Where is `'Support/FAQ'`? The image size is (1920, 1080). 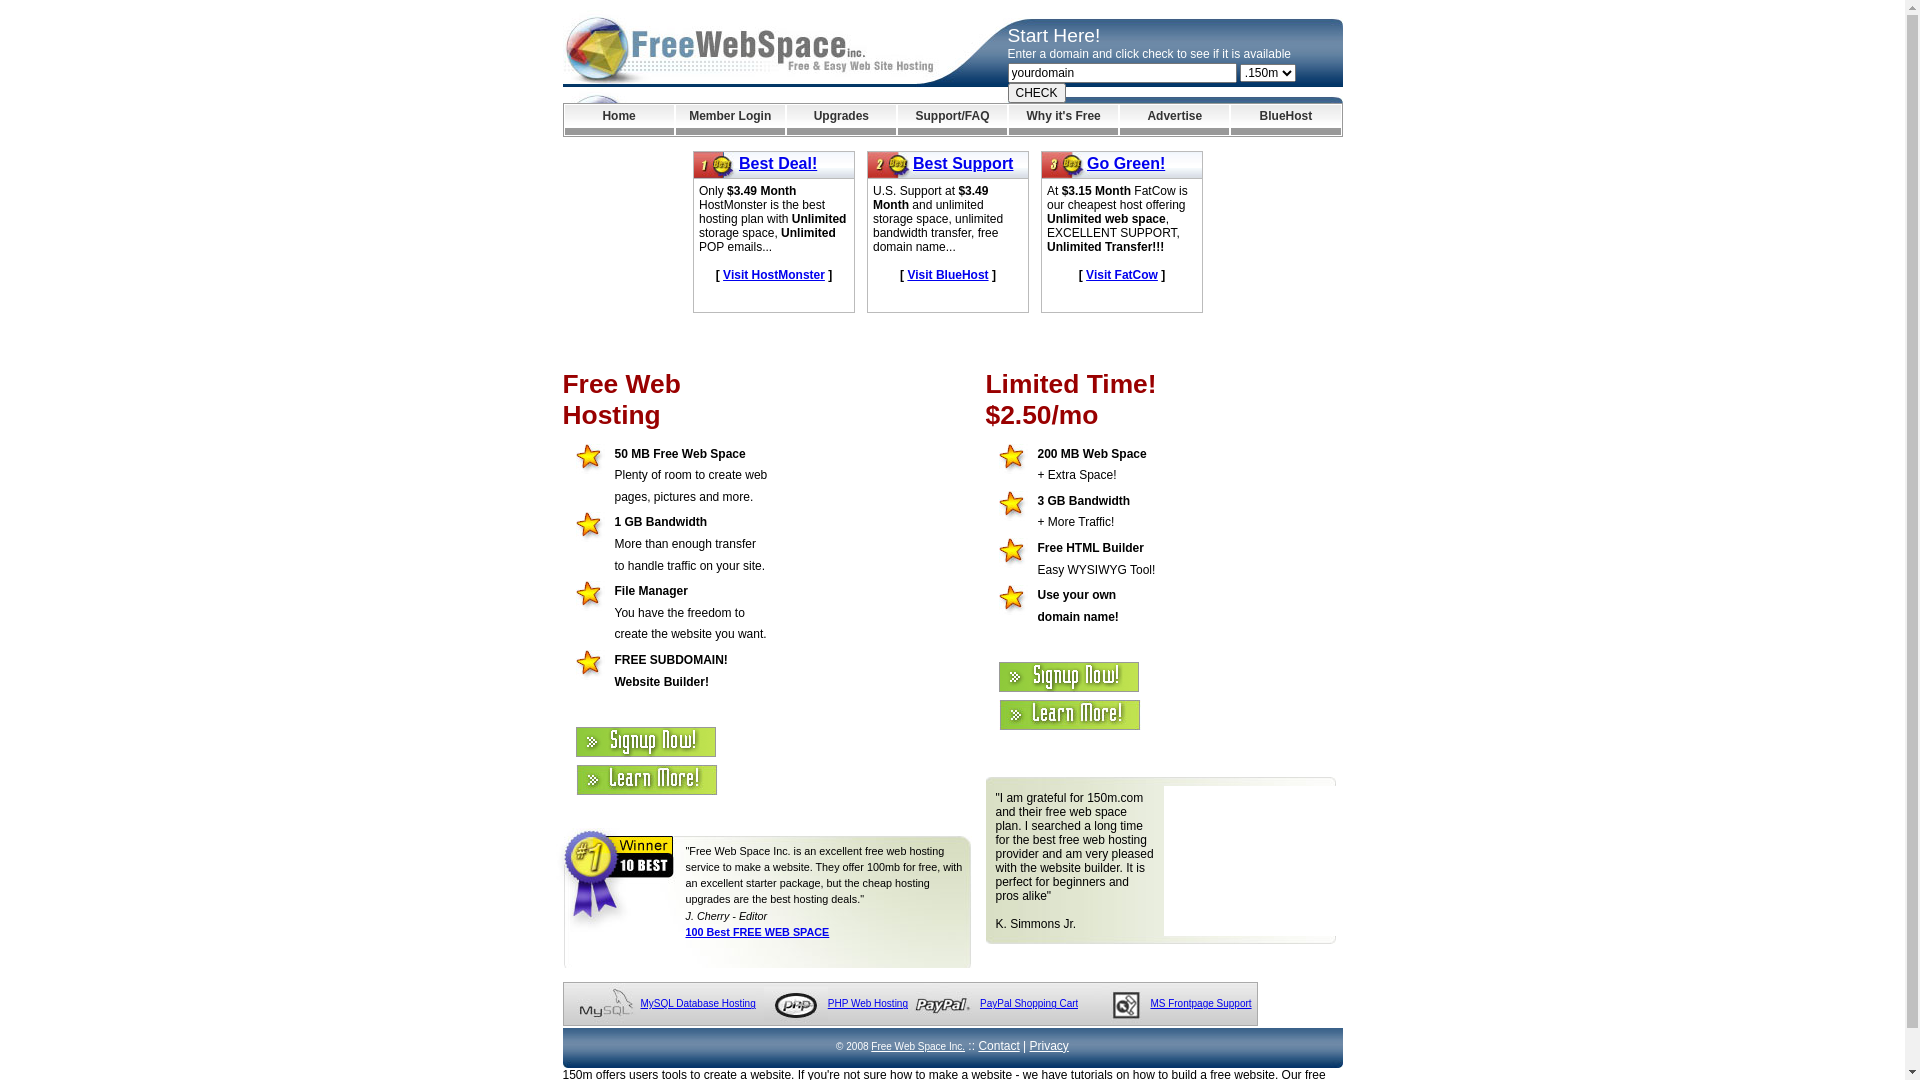 'Support/FAQ' is located at coordinates (951, 119).